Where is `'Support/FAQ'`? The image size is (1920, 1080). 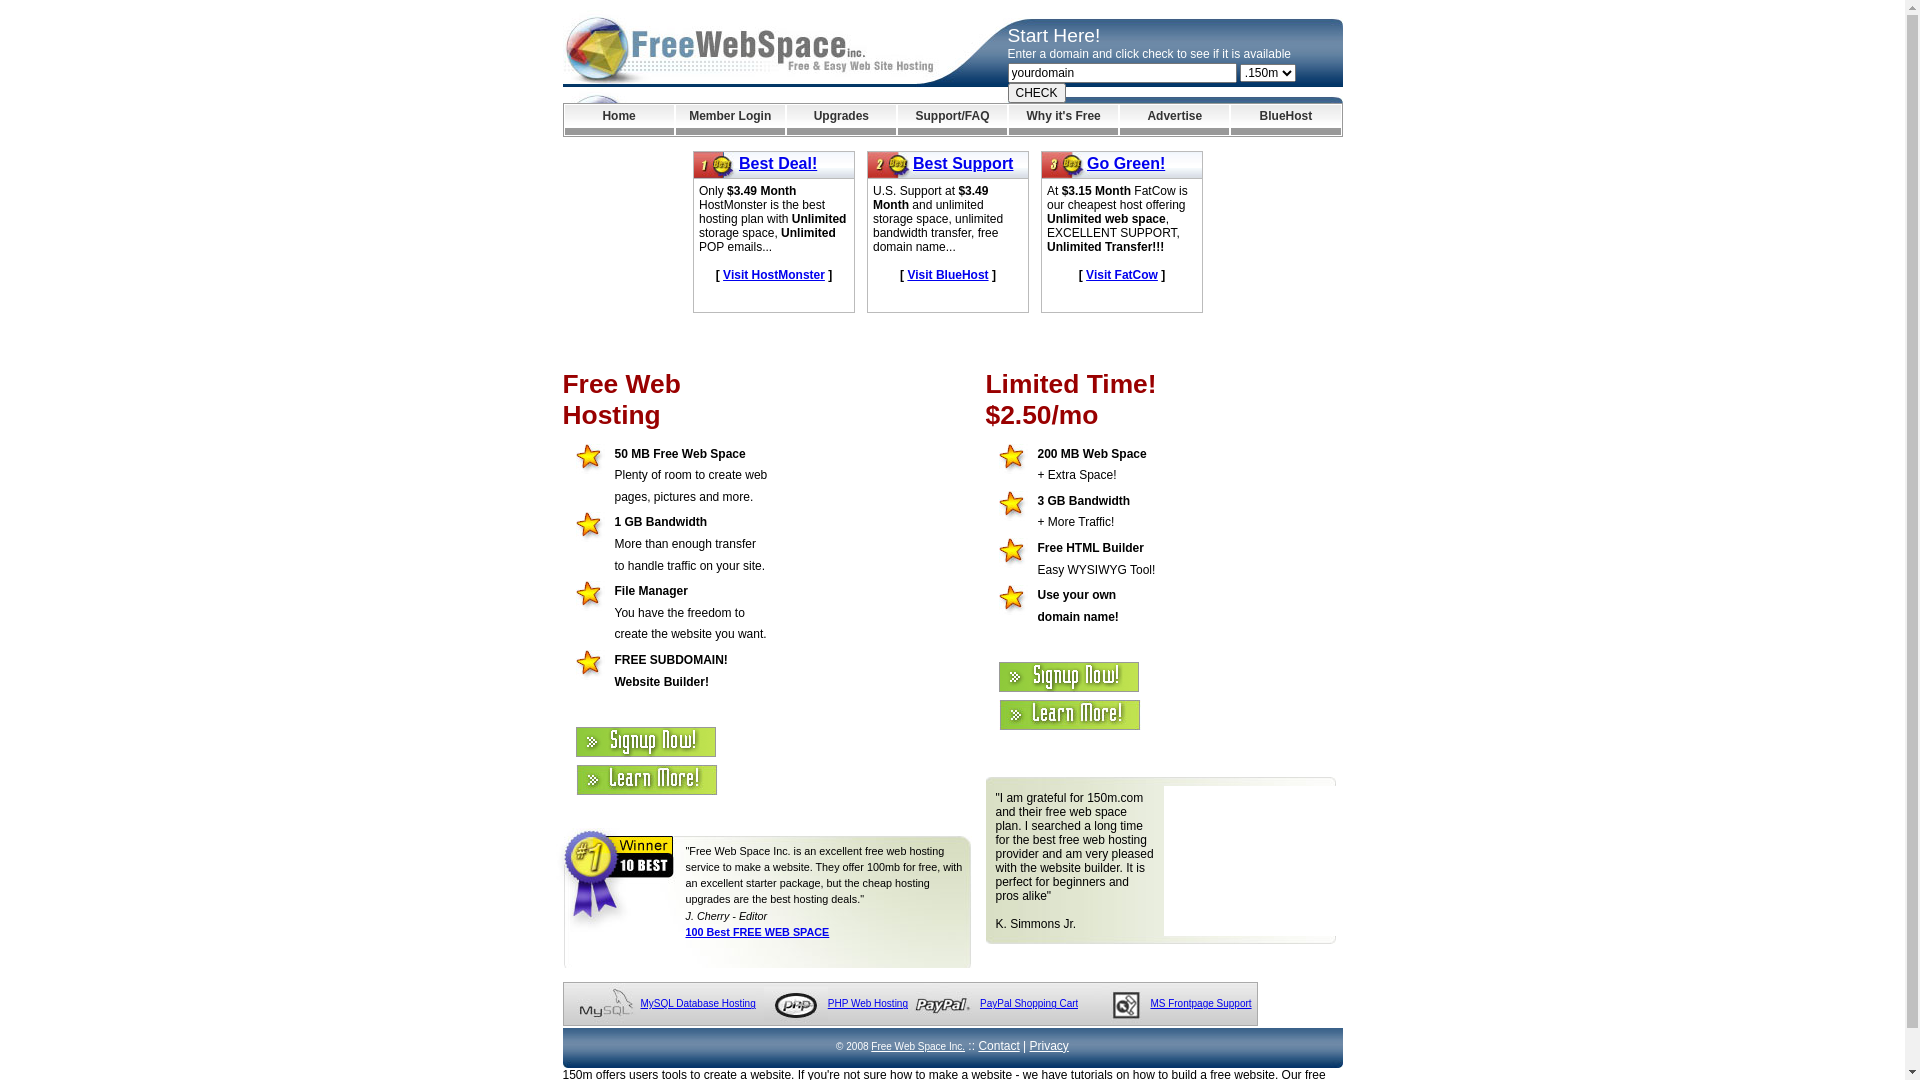 'Support/FAQ' is located at coordinates (951, 119).